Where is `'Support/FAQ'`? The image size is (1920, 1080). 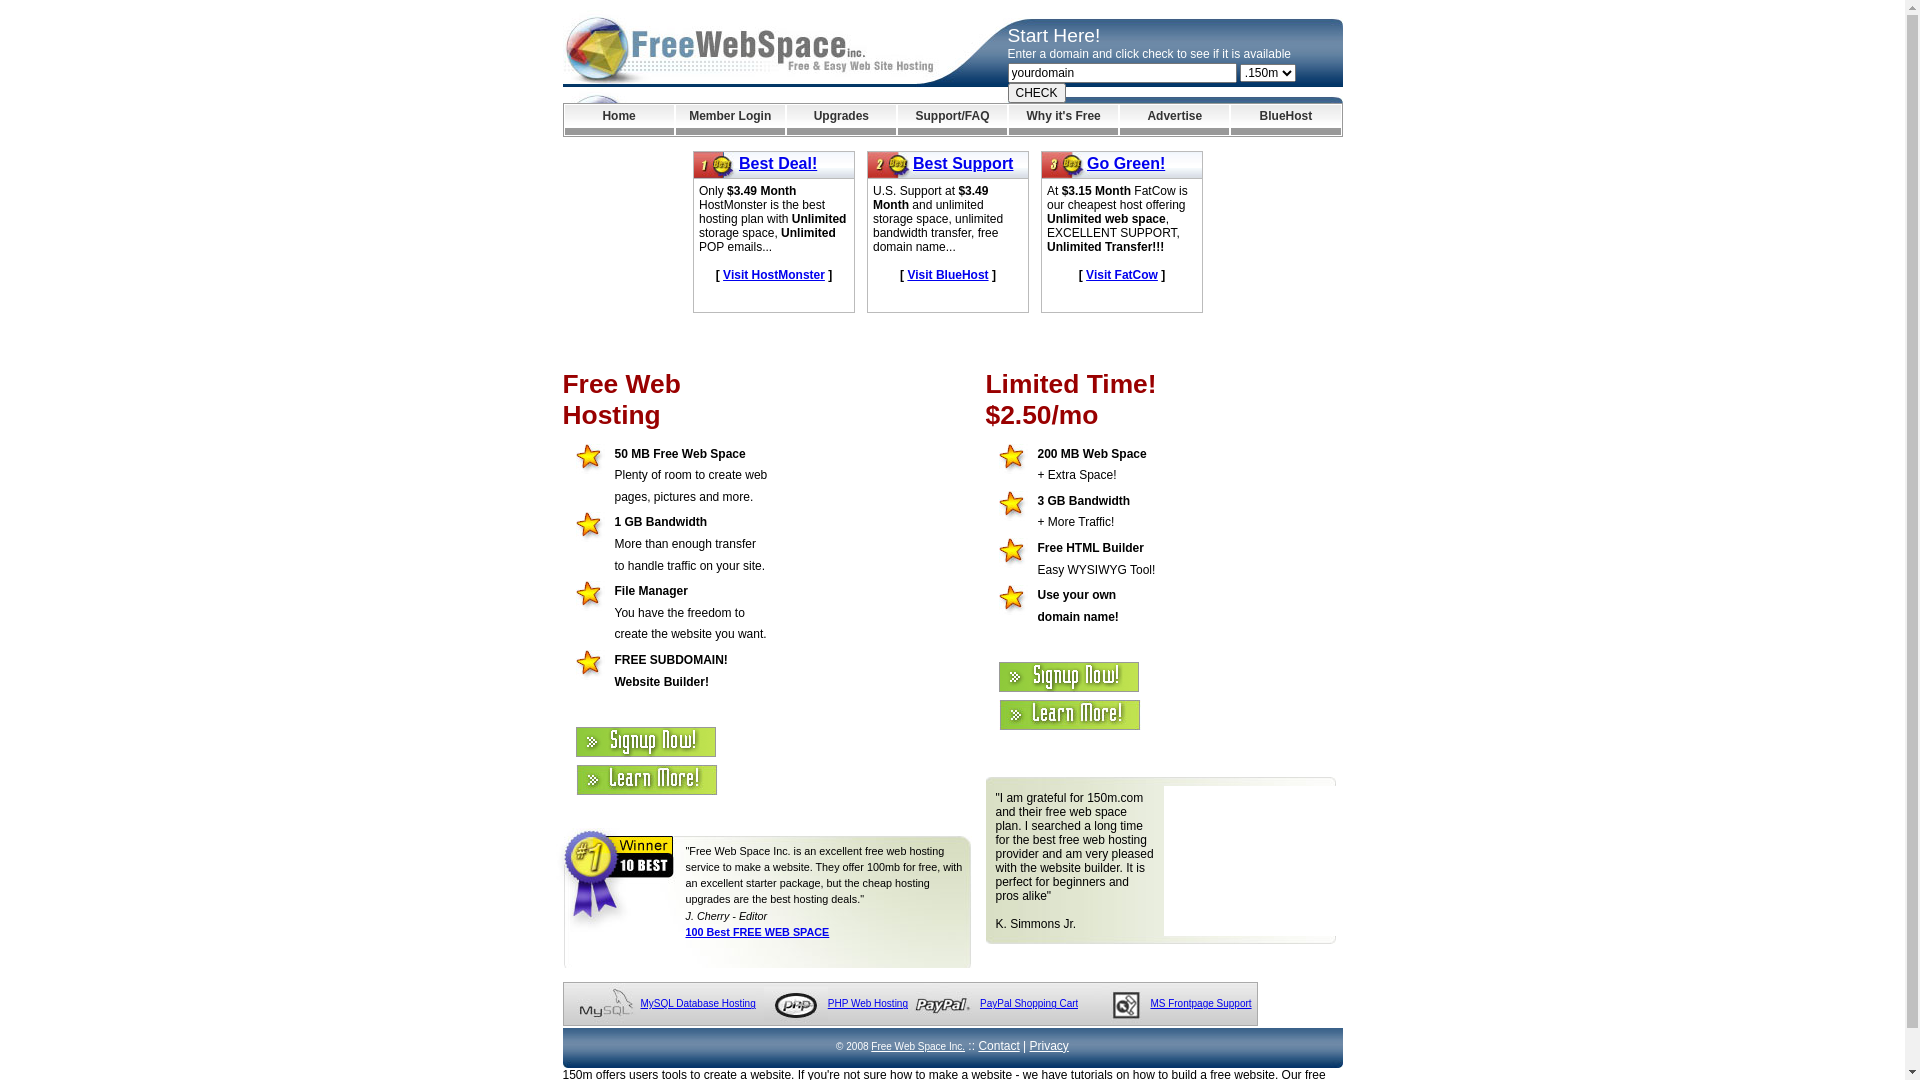 'Support/FAQ' is located at coordinates (951, 119).